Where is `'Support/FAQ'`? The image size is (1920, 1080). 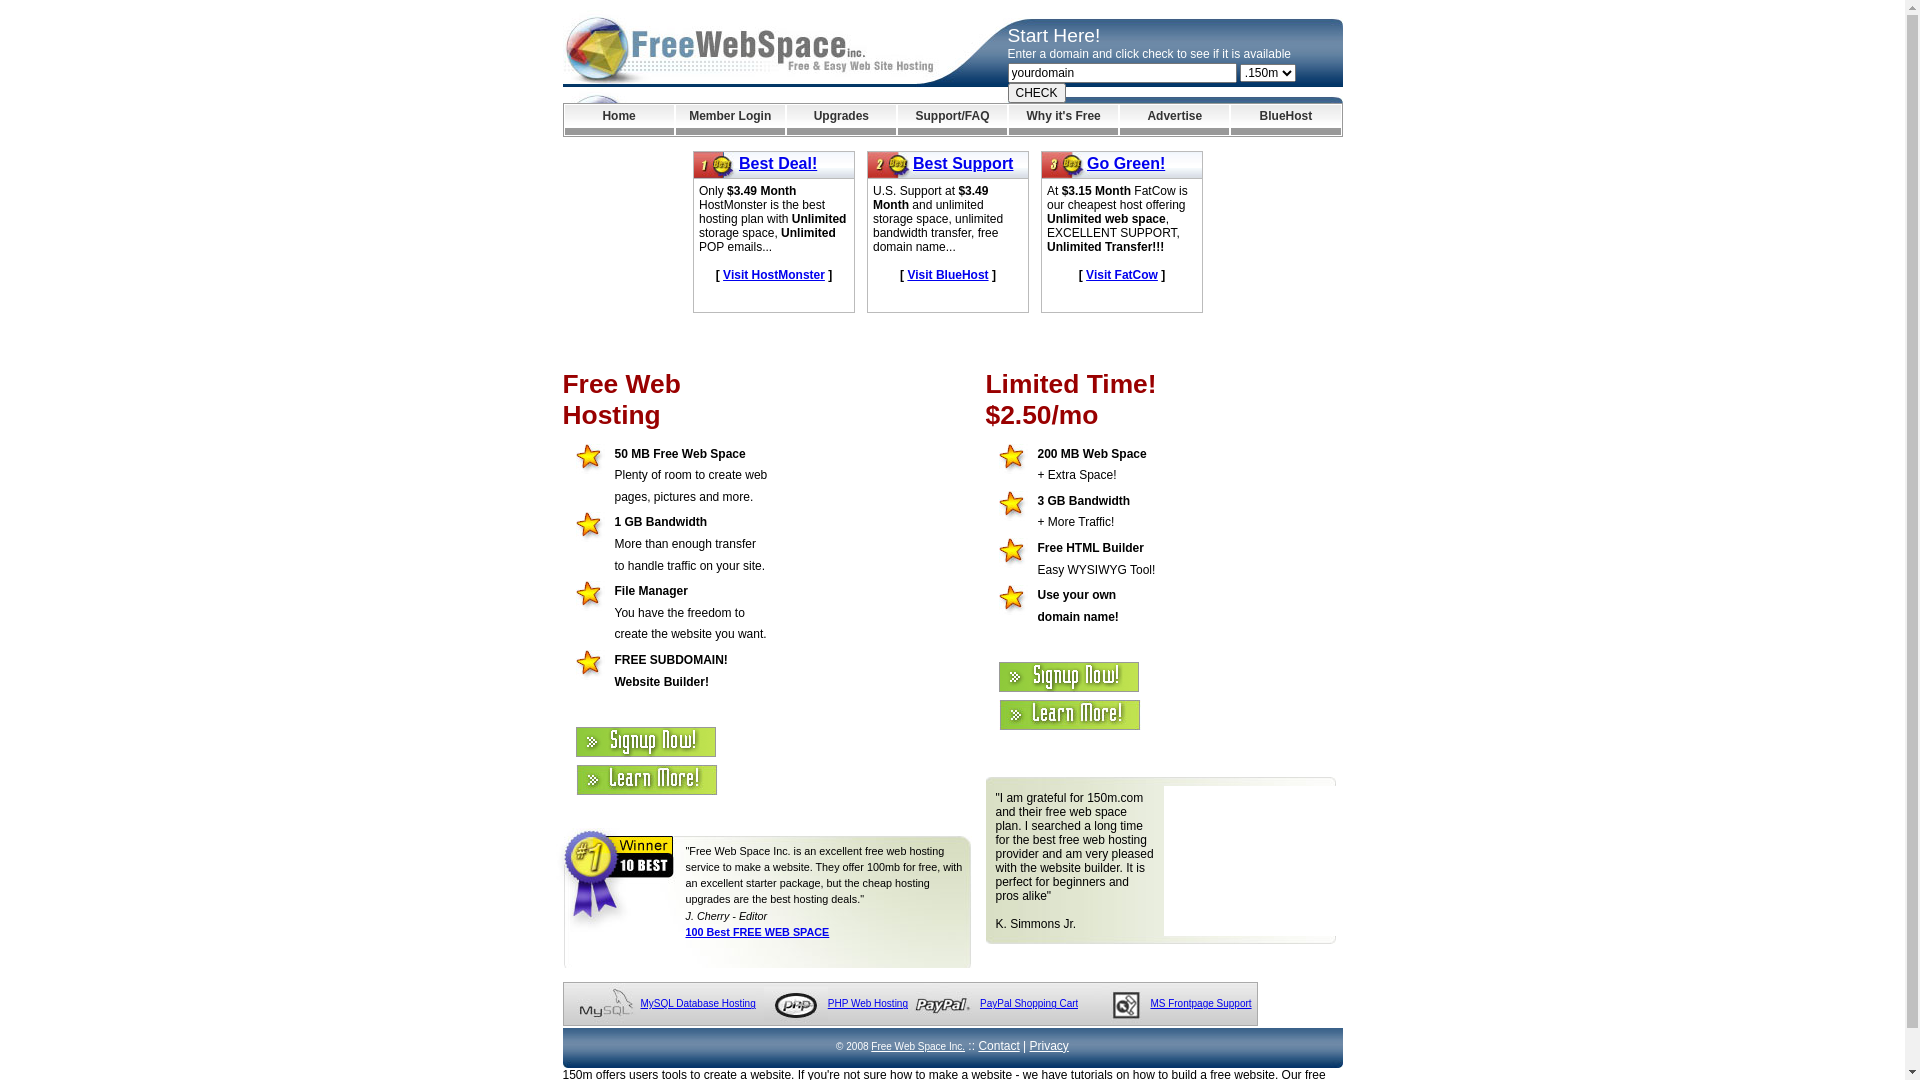 'Support/FAQ' is located at coordinates (951, 119).